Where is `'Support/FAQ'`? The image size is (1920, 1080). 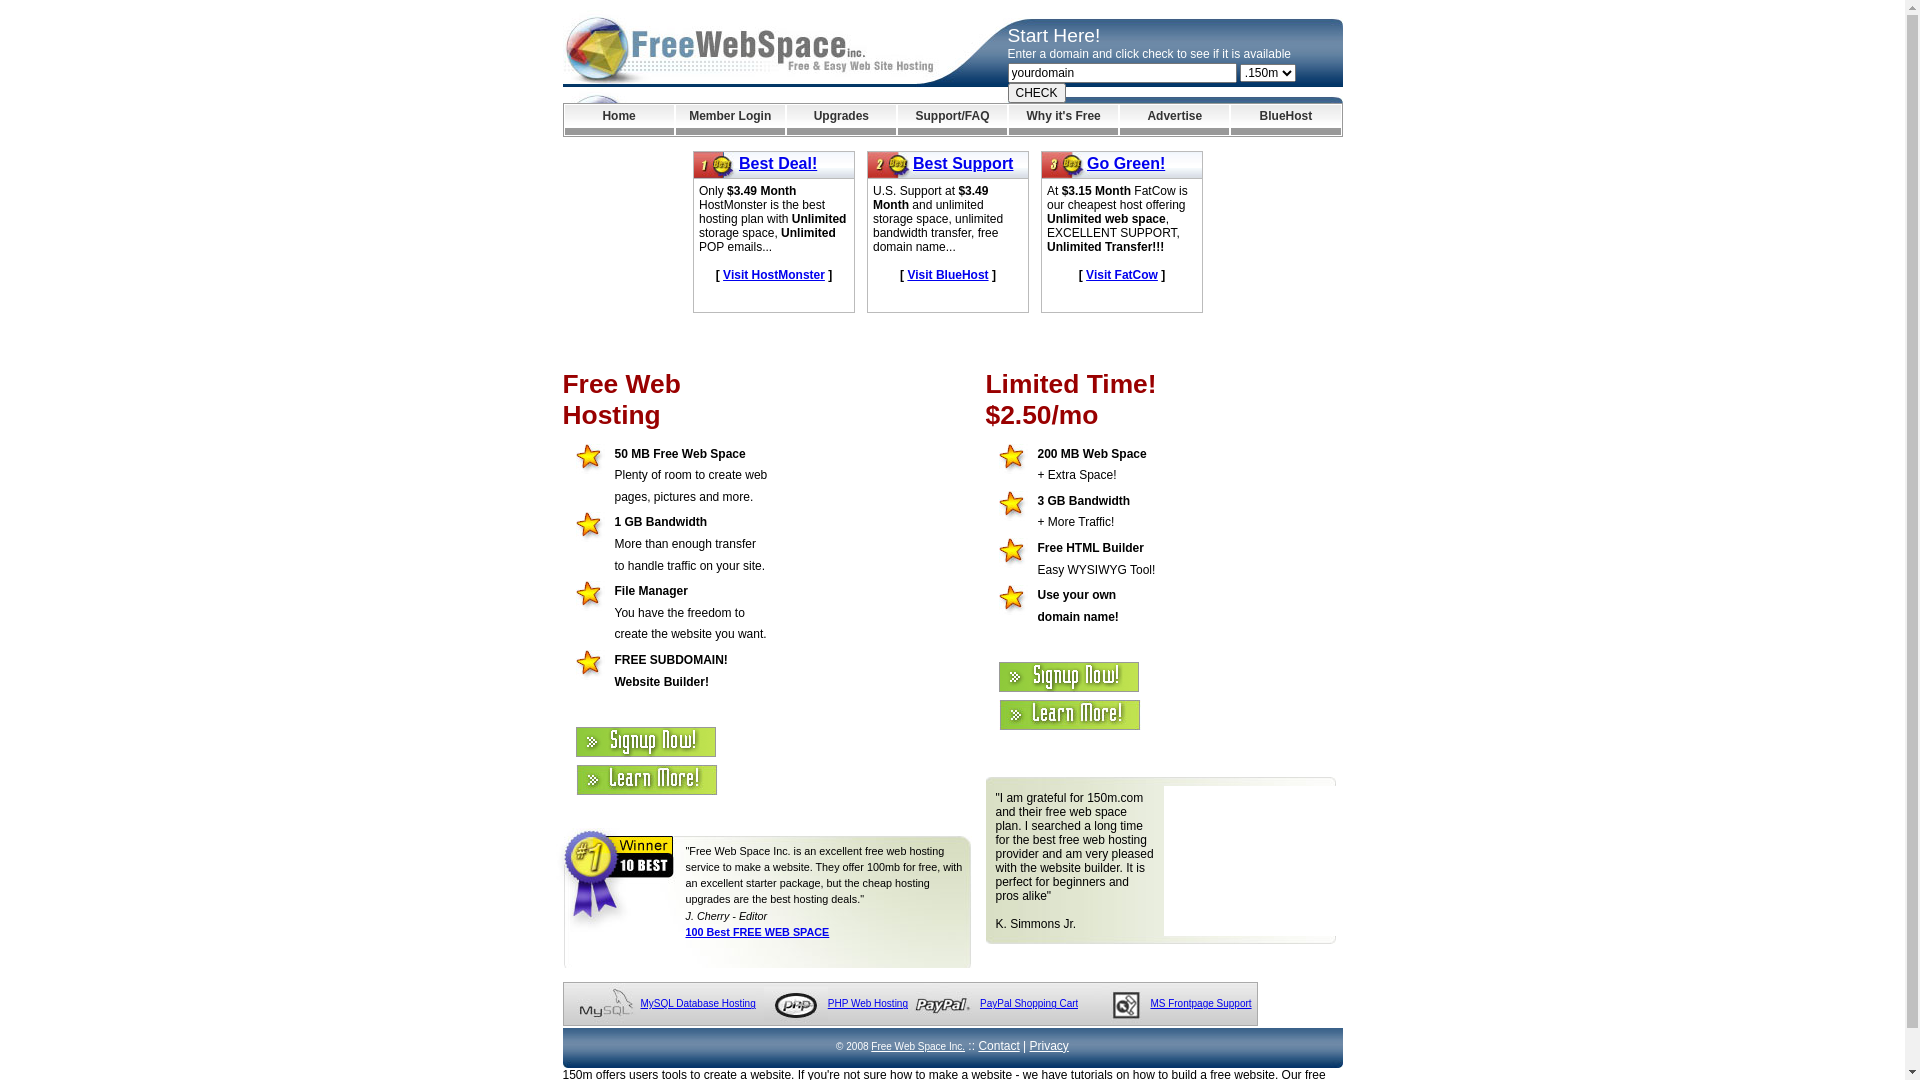 'Support/FAQ' is located at coordinates (951, 119).